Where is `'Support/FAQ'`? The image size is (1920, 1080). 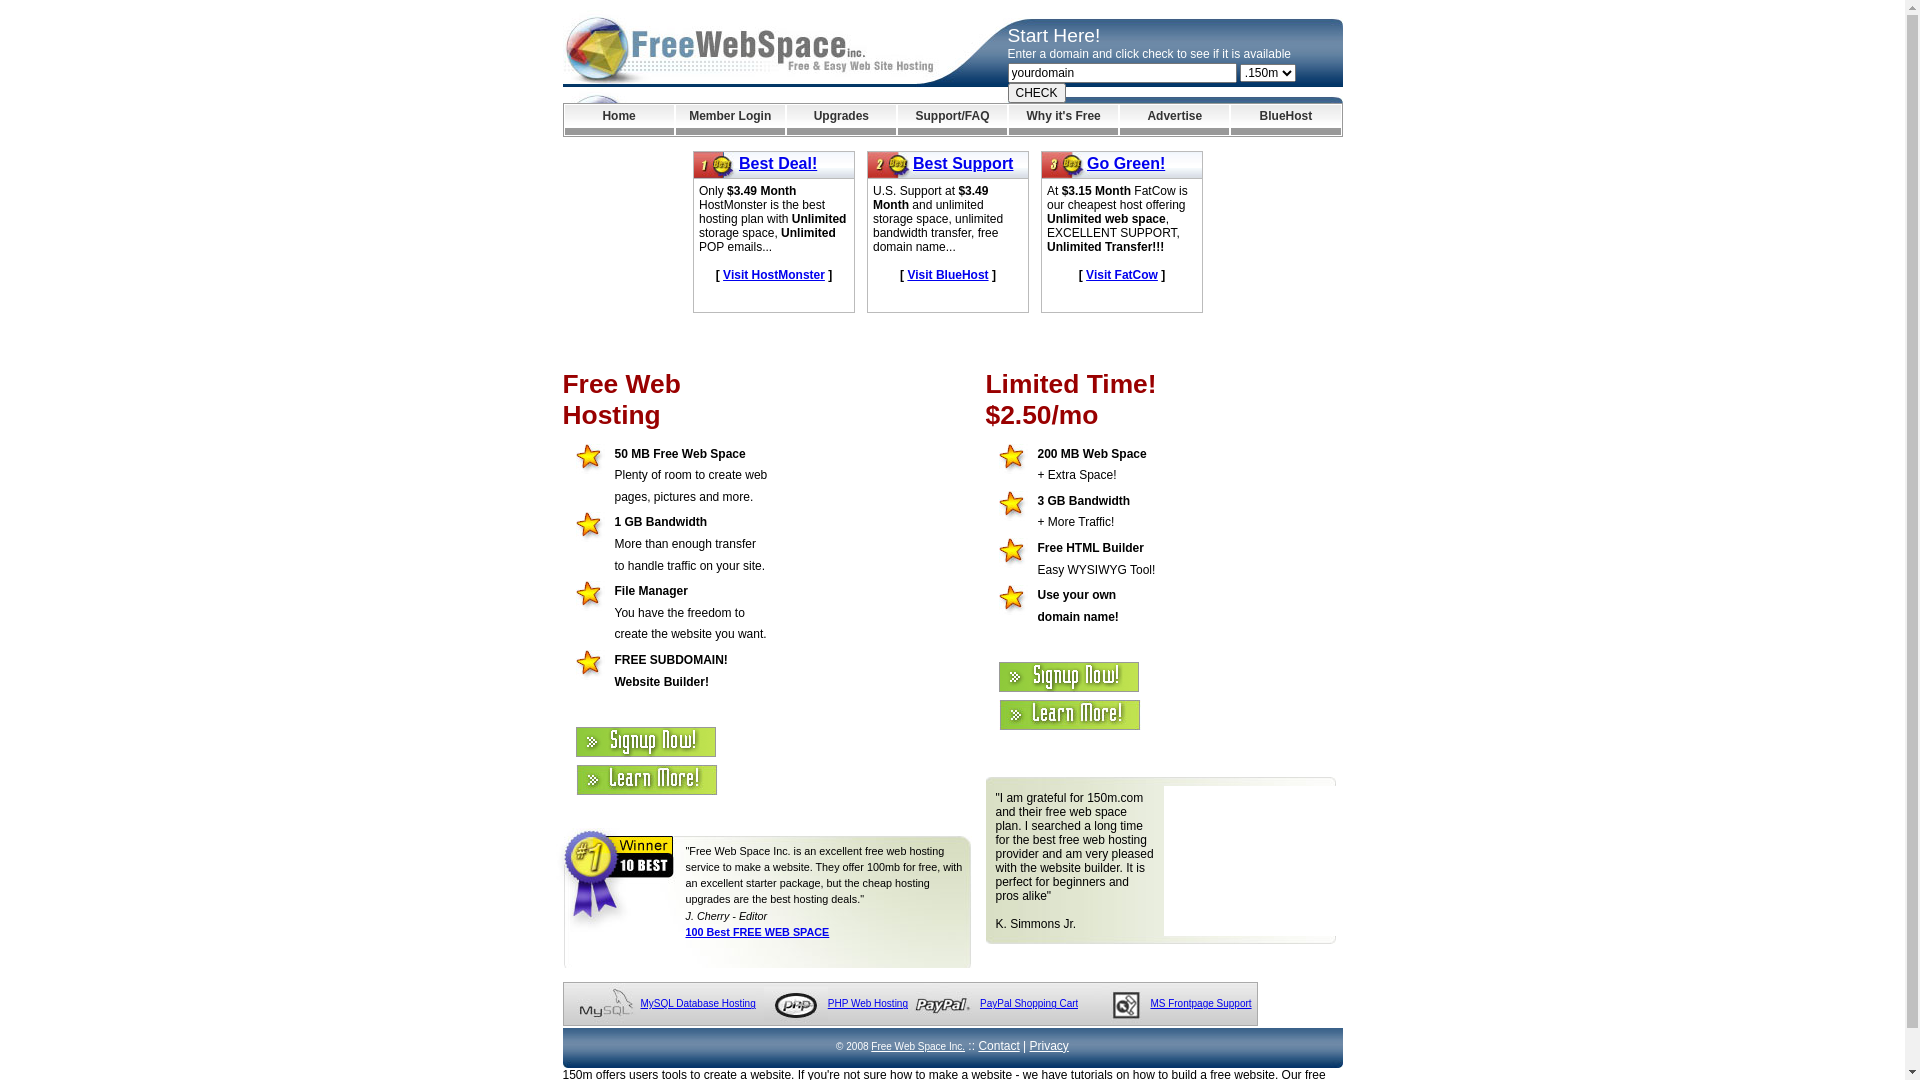 'Support/FAQ' is located at coordinates (951, 119).